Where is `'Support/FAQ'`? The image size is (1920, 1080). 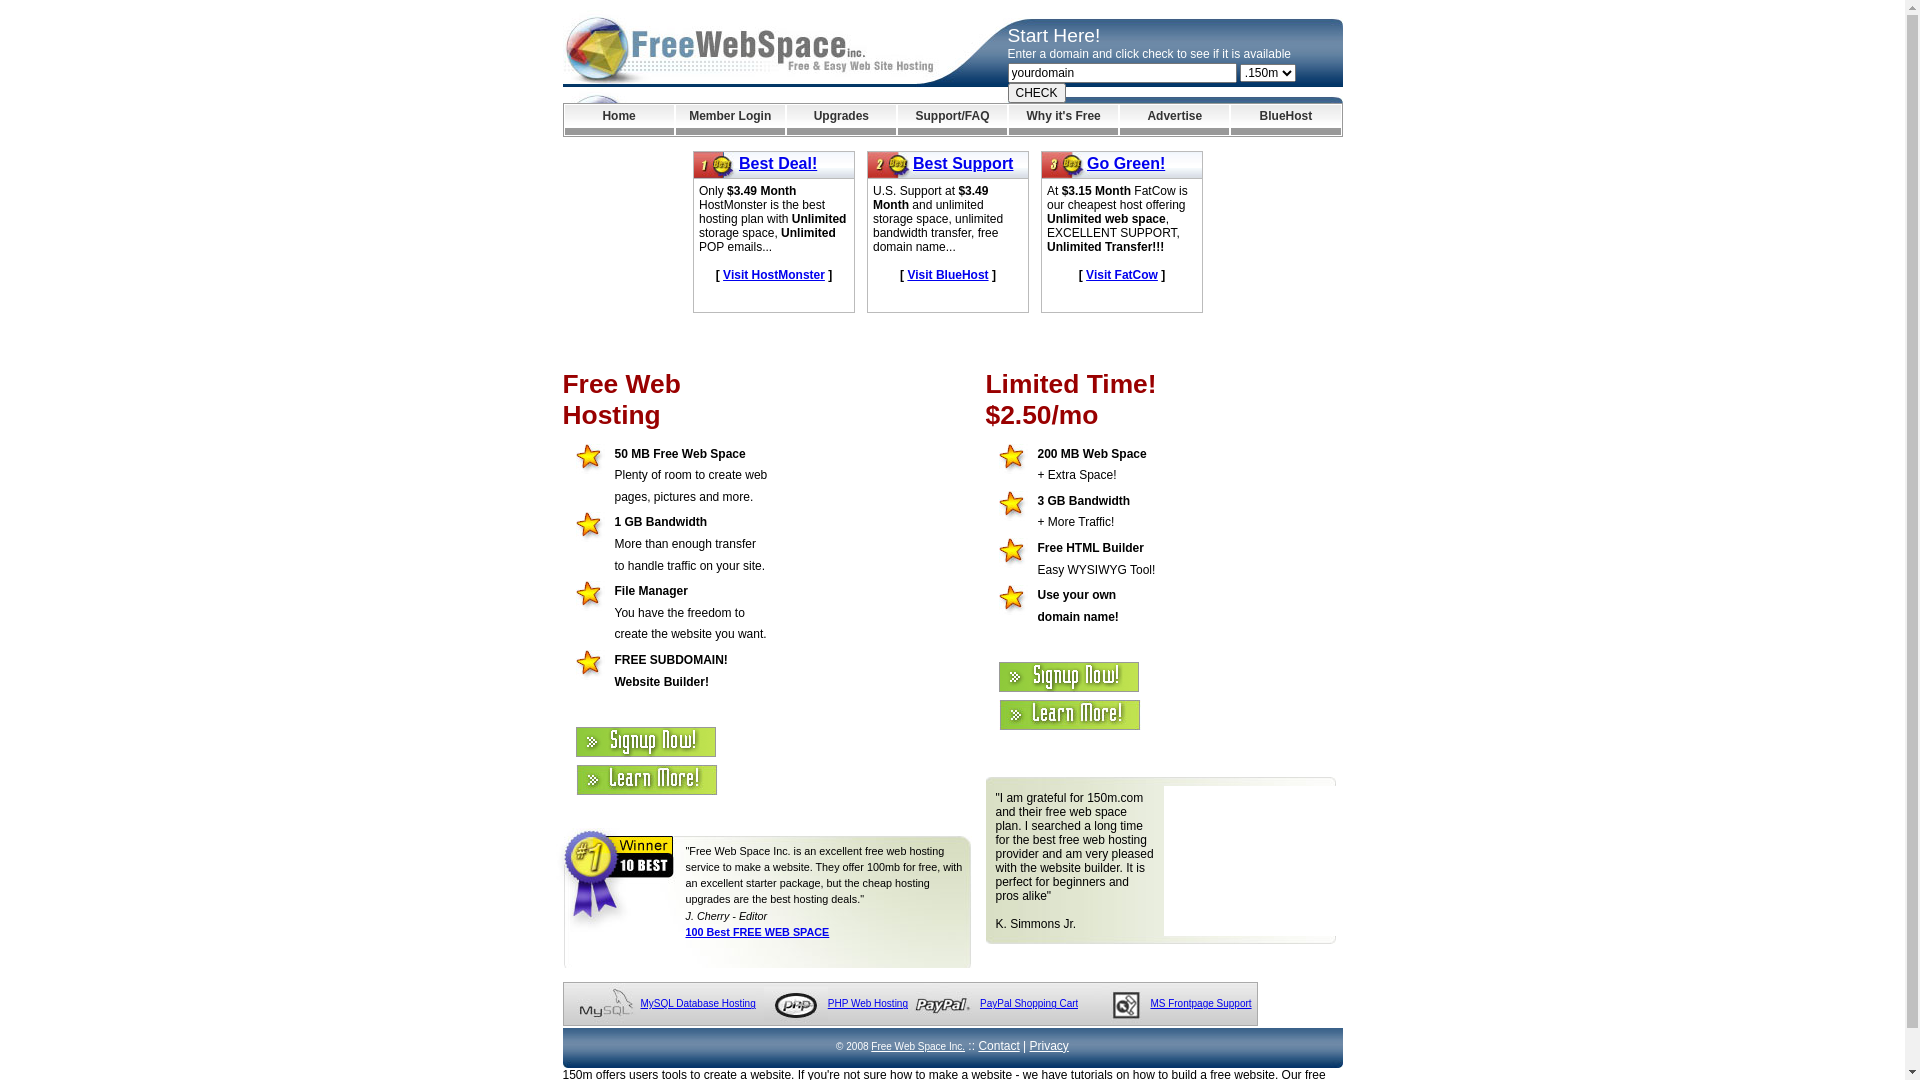 'Support/FAQ' is located at coordinates (951, 119).